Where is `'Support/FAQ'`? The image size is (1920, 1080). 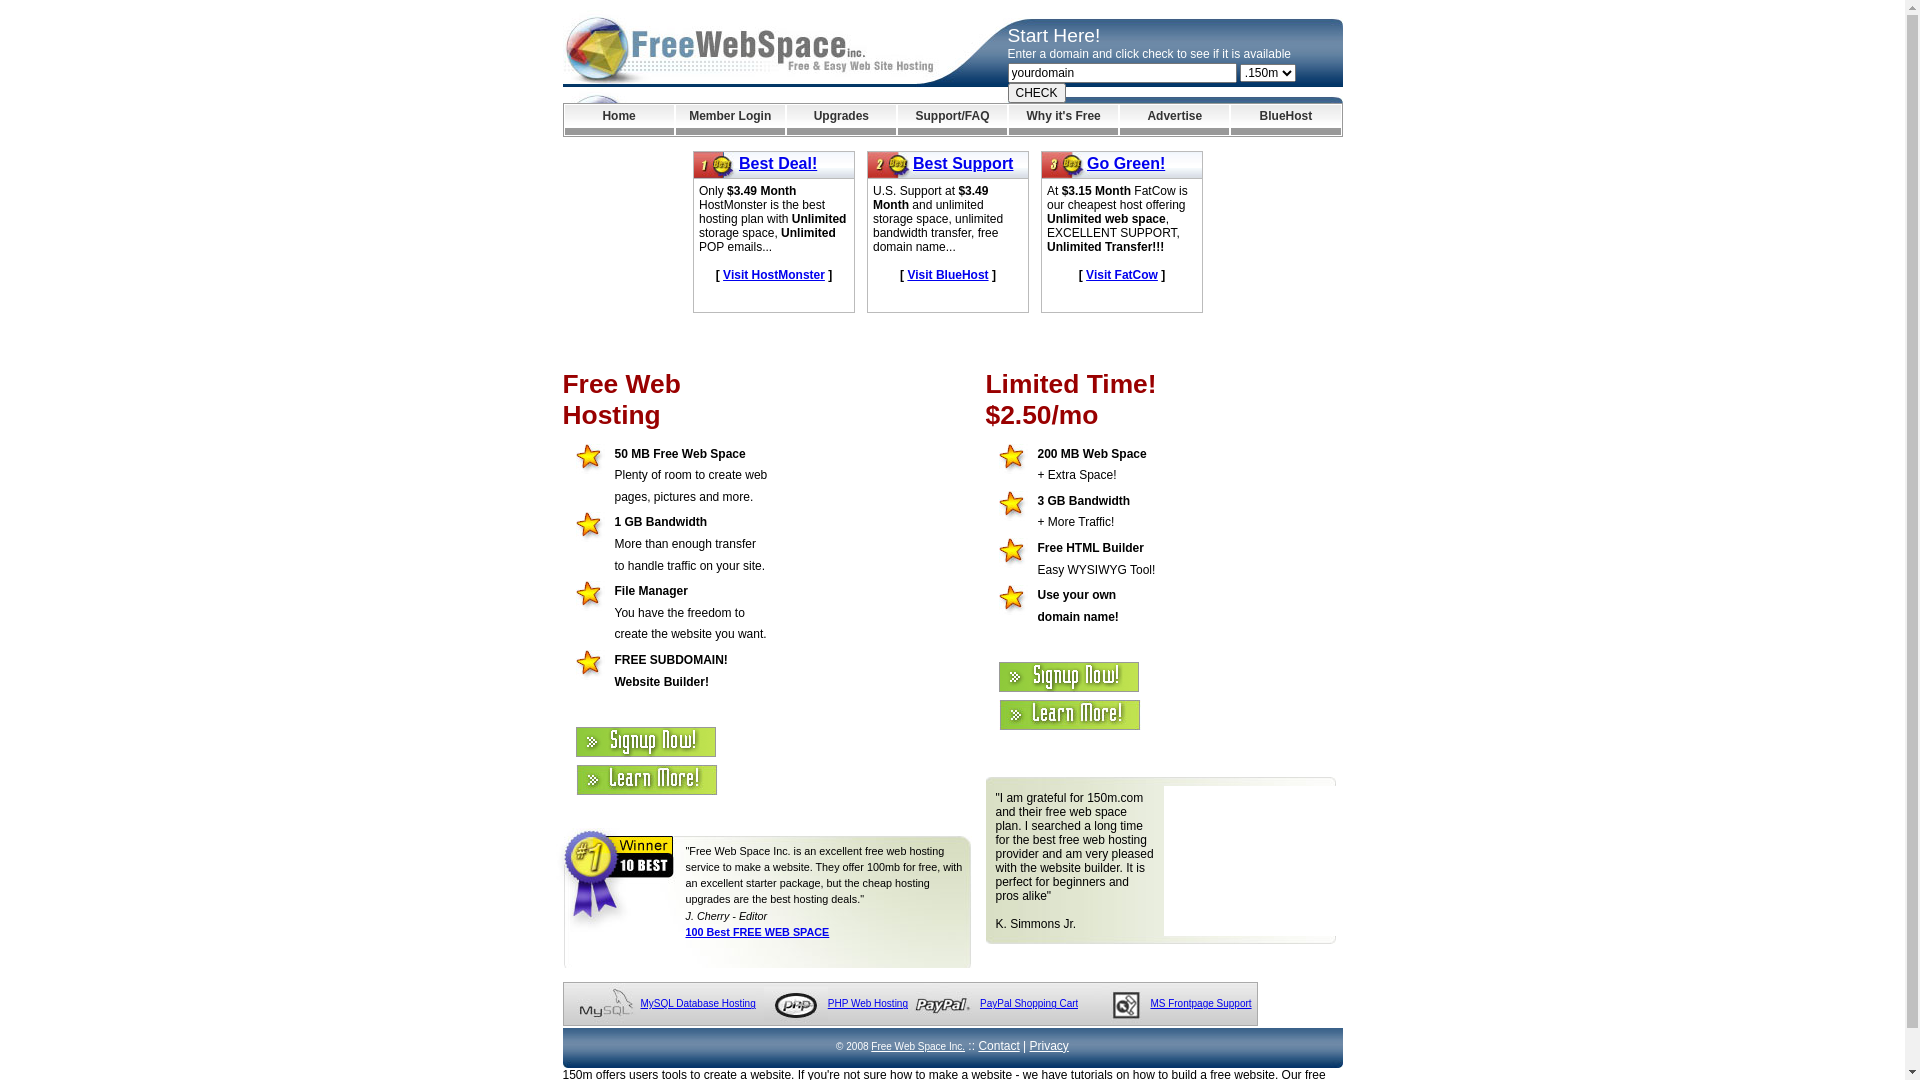 'Support/FAQ' is located at coordinates (951, 119).